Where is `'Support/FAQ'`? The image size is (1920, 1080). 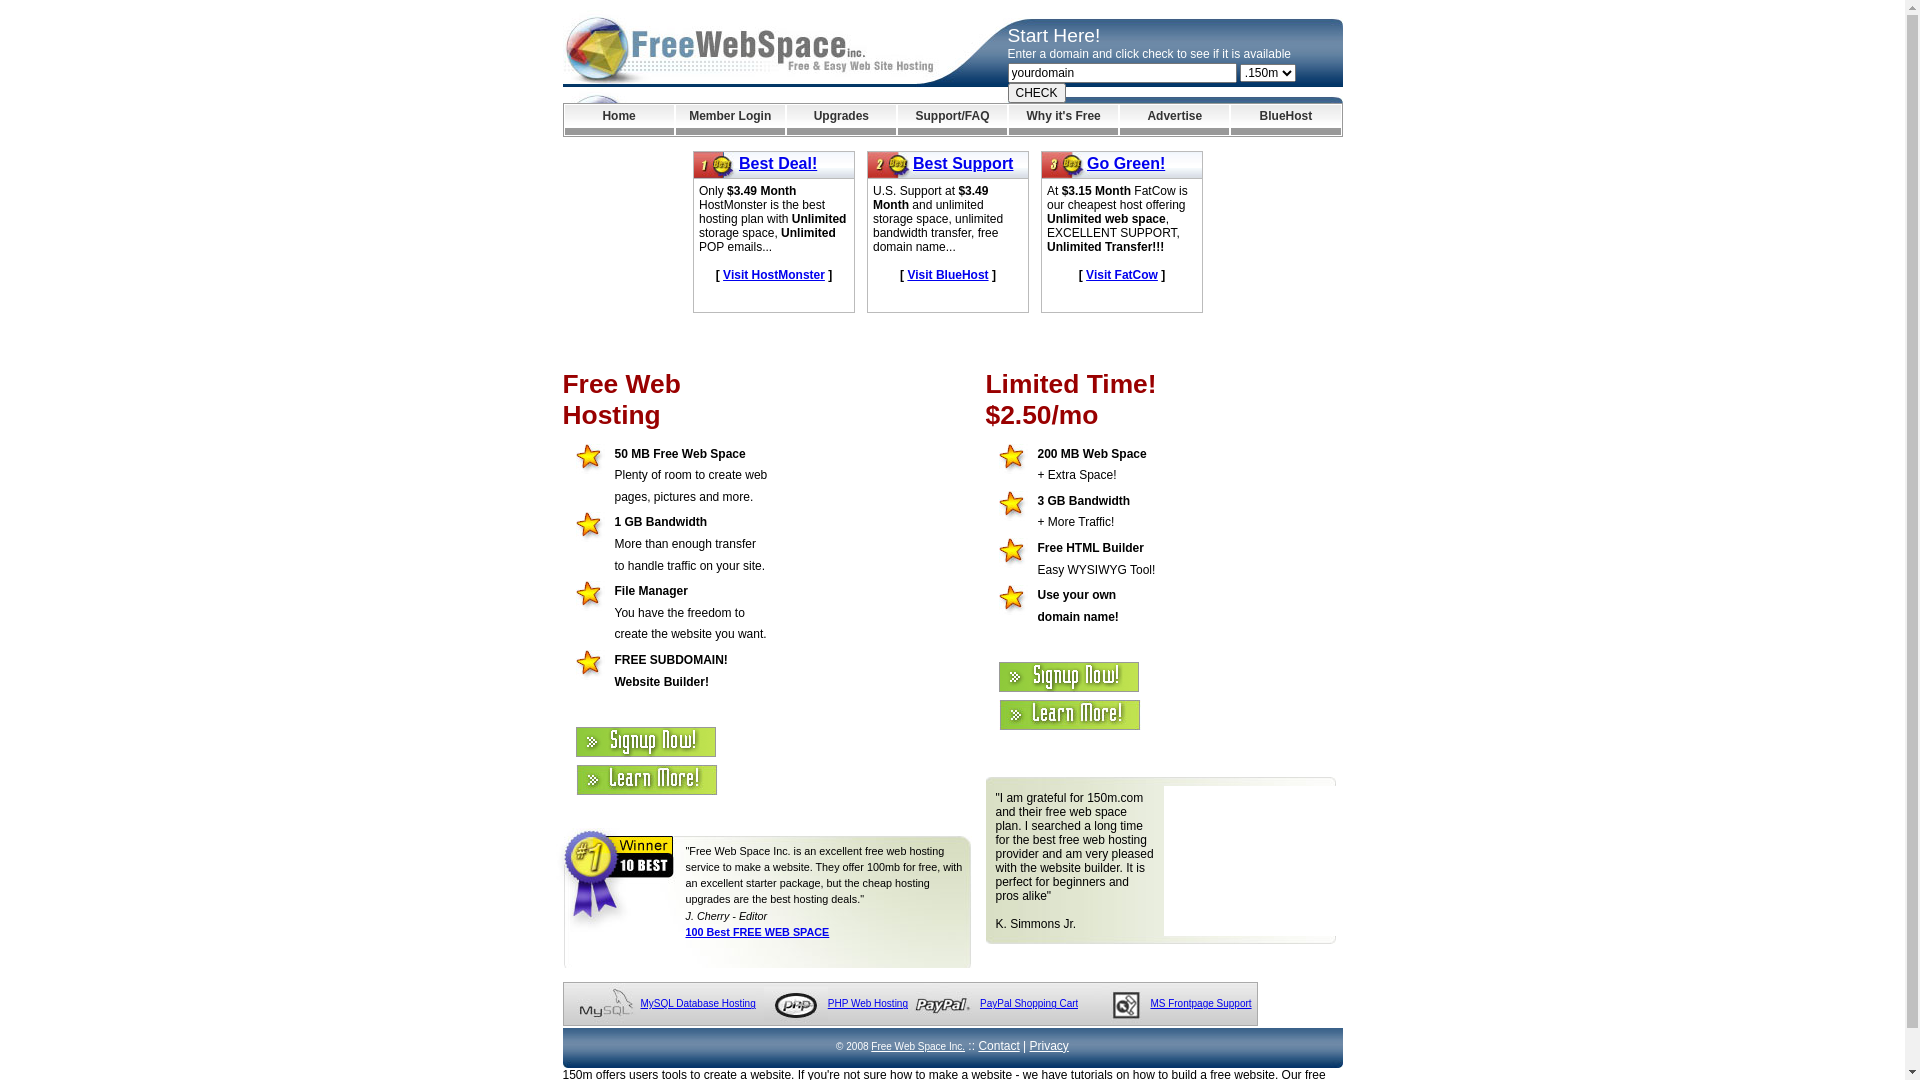 'Support/FAQ' is located at coordinates (951, 119).